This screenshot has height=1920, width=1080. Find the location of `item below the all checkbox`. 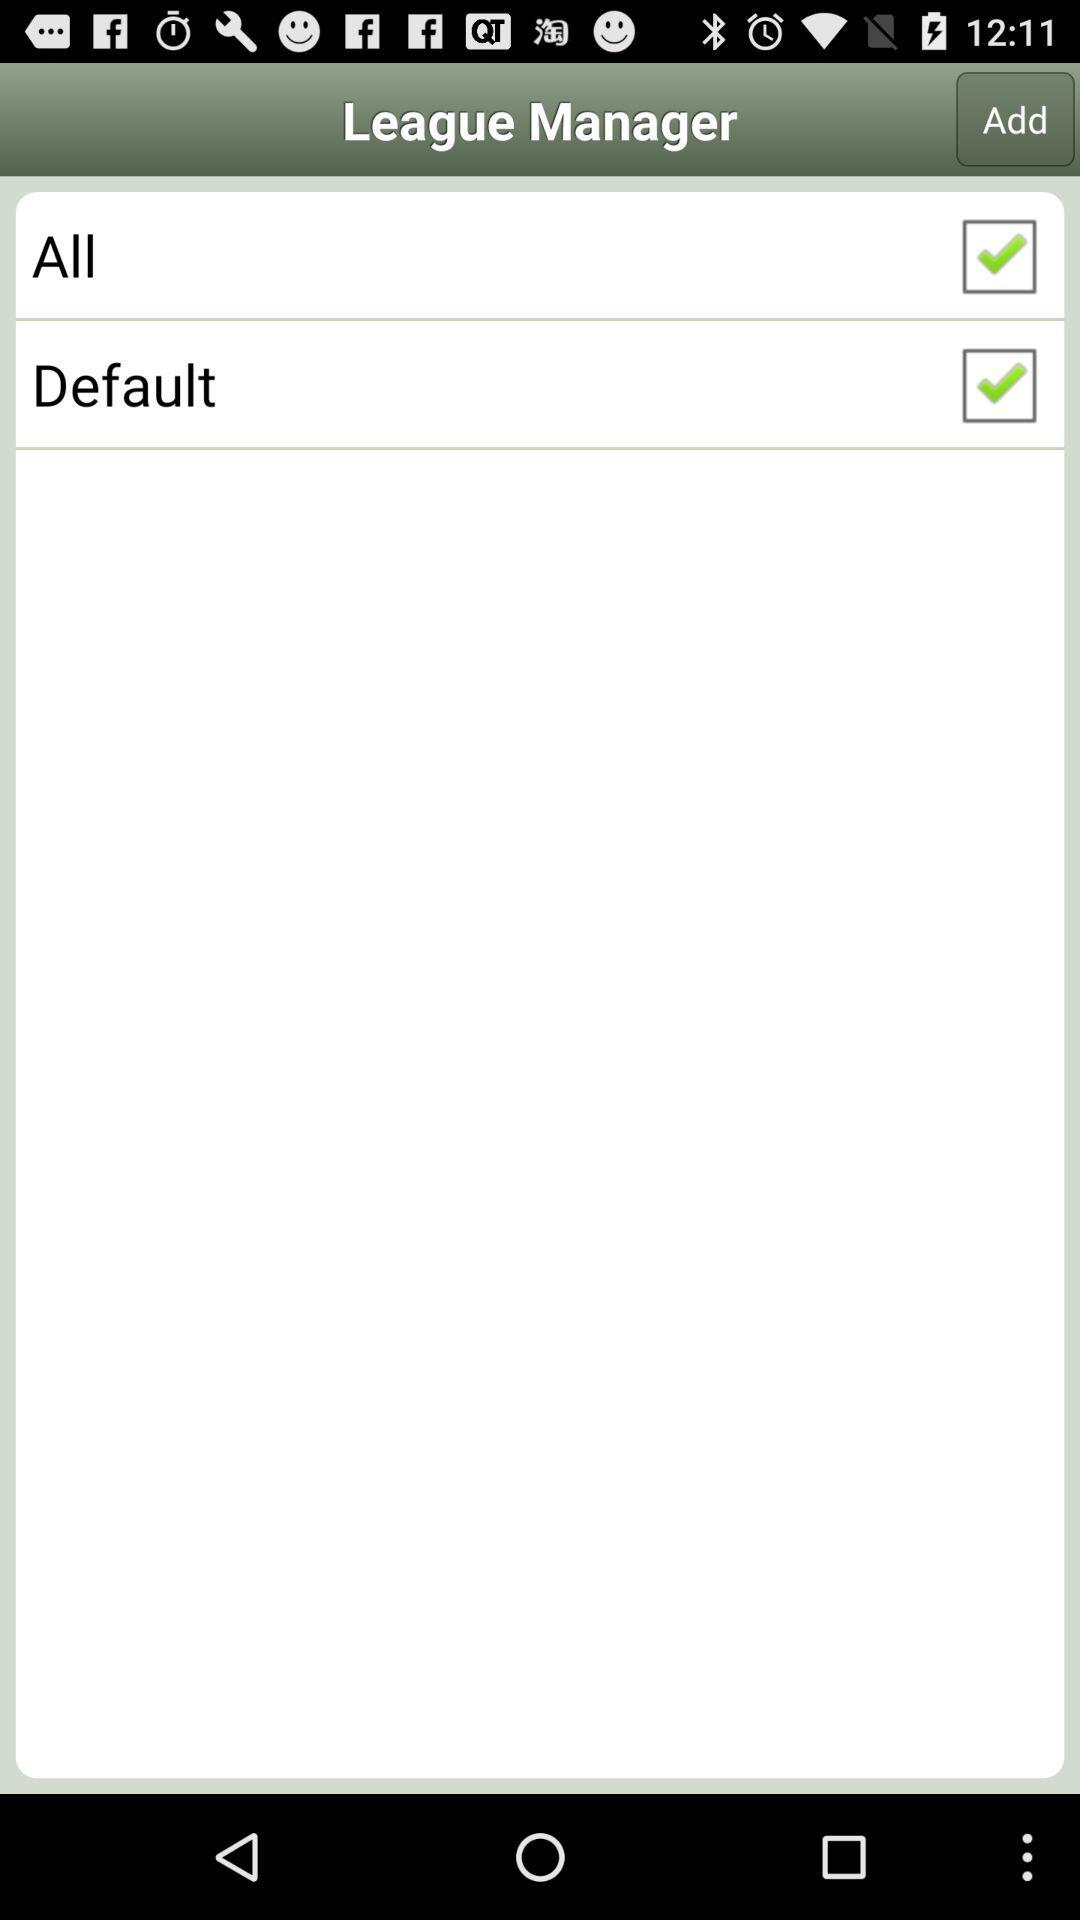

item below the all checkbox is located at coordinates (540, 384).